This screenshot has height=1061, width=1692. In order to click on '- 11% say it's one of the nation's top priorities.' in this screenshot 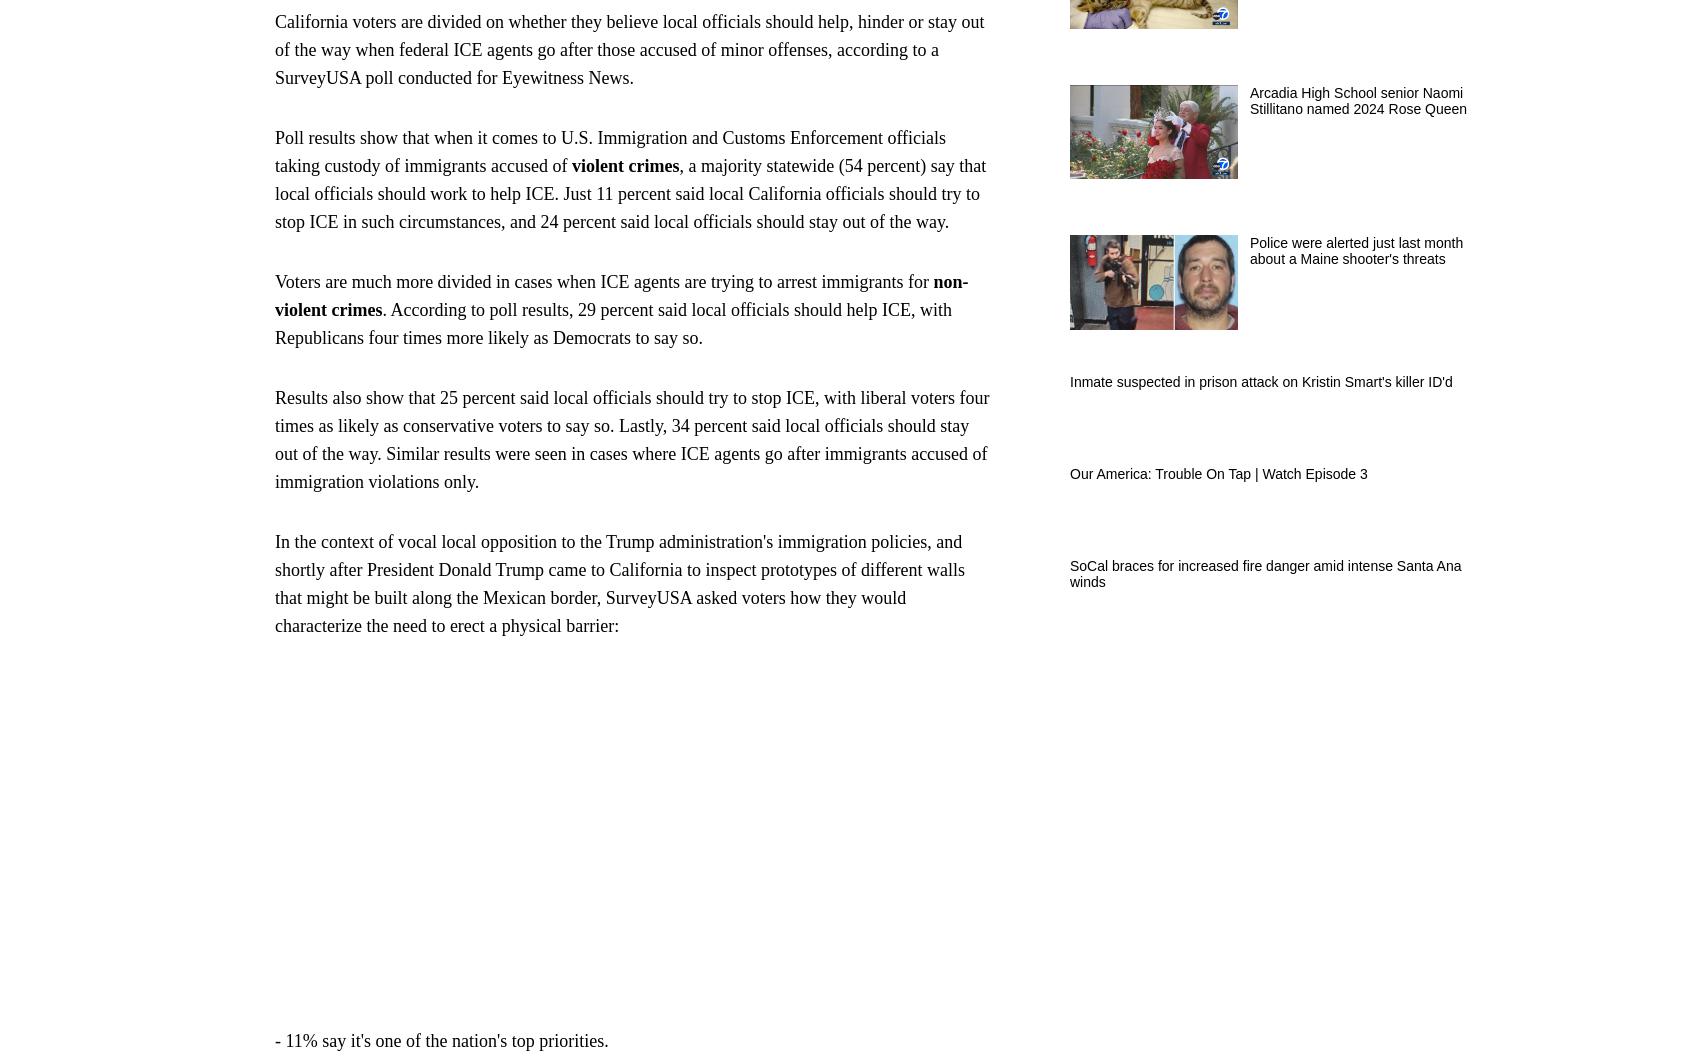, I will do `click(440, 1038)`.